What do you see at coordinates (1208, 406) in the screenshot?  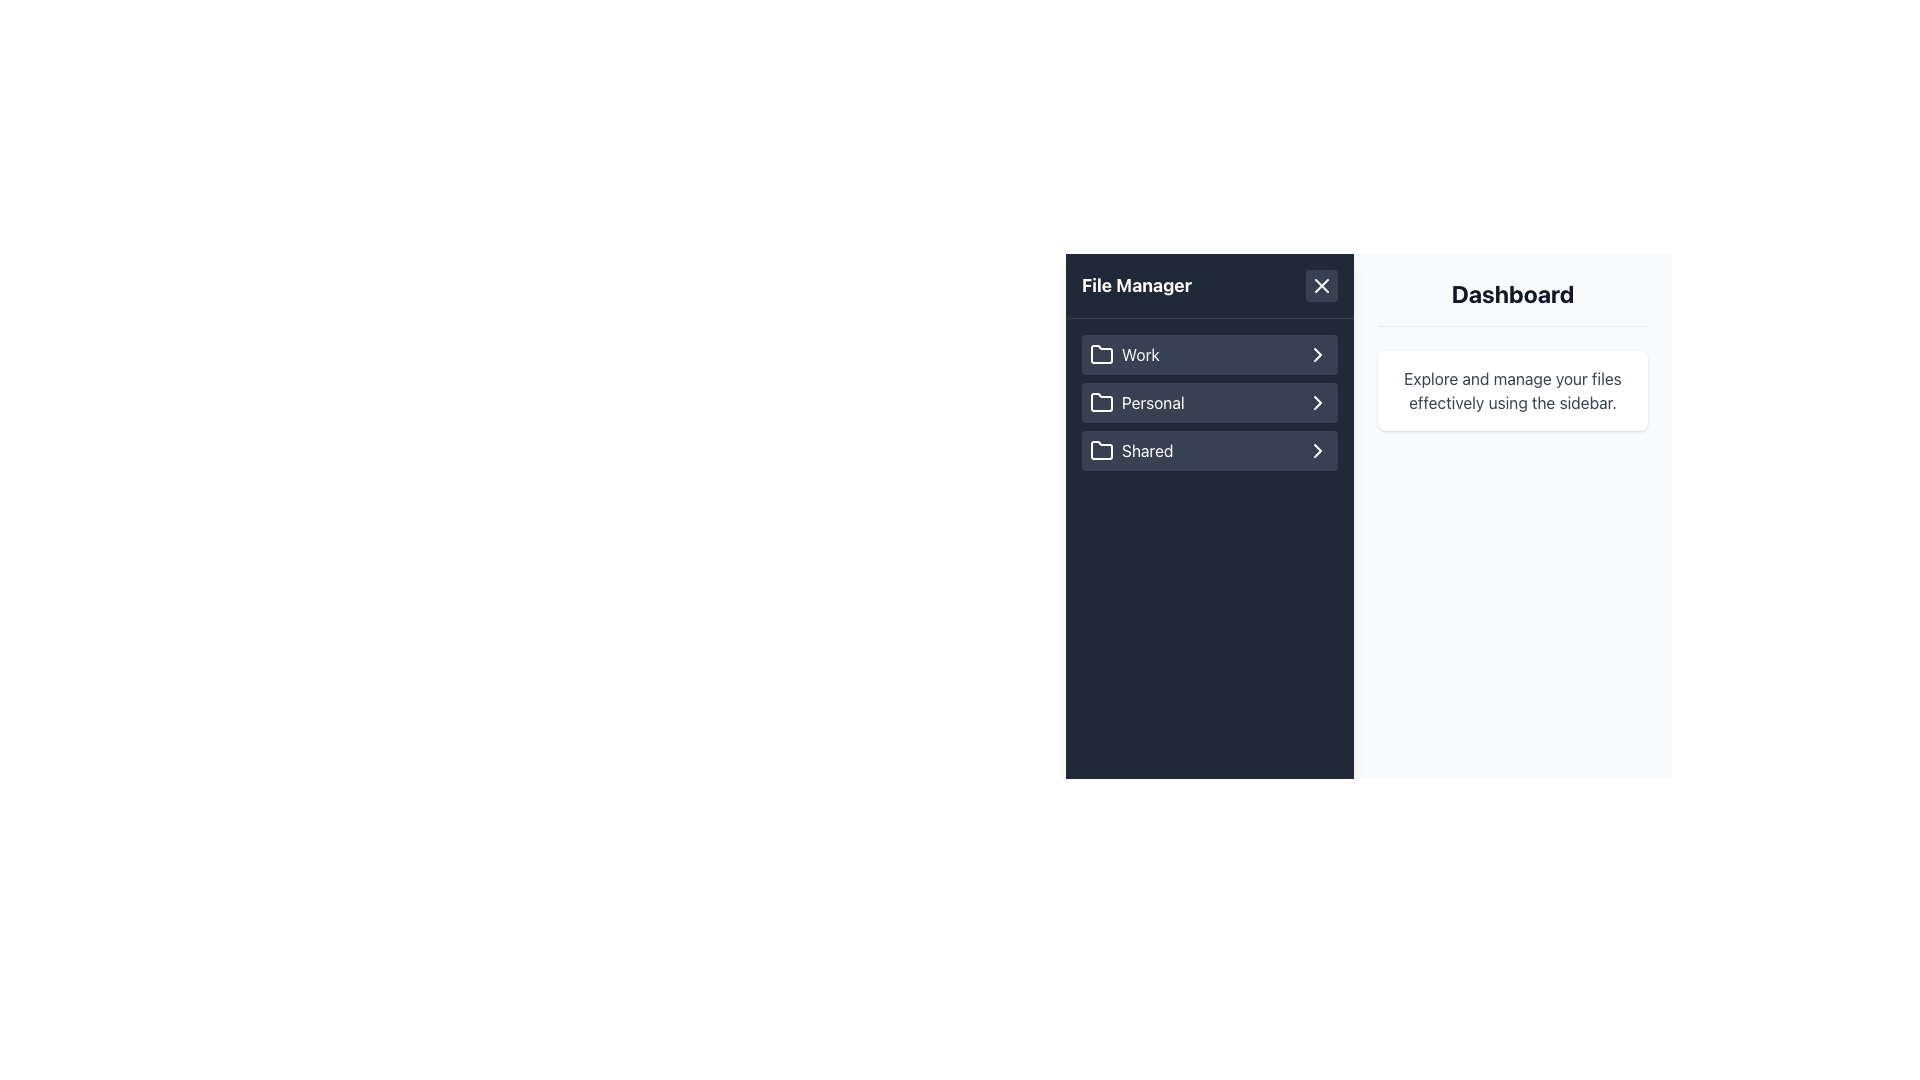 I see `the 'Personal' item in the 'File Manager' navigation sidebar` at bounding box center [1208, 406].